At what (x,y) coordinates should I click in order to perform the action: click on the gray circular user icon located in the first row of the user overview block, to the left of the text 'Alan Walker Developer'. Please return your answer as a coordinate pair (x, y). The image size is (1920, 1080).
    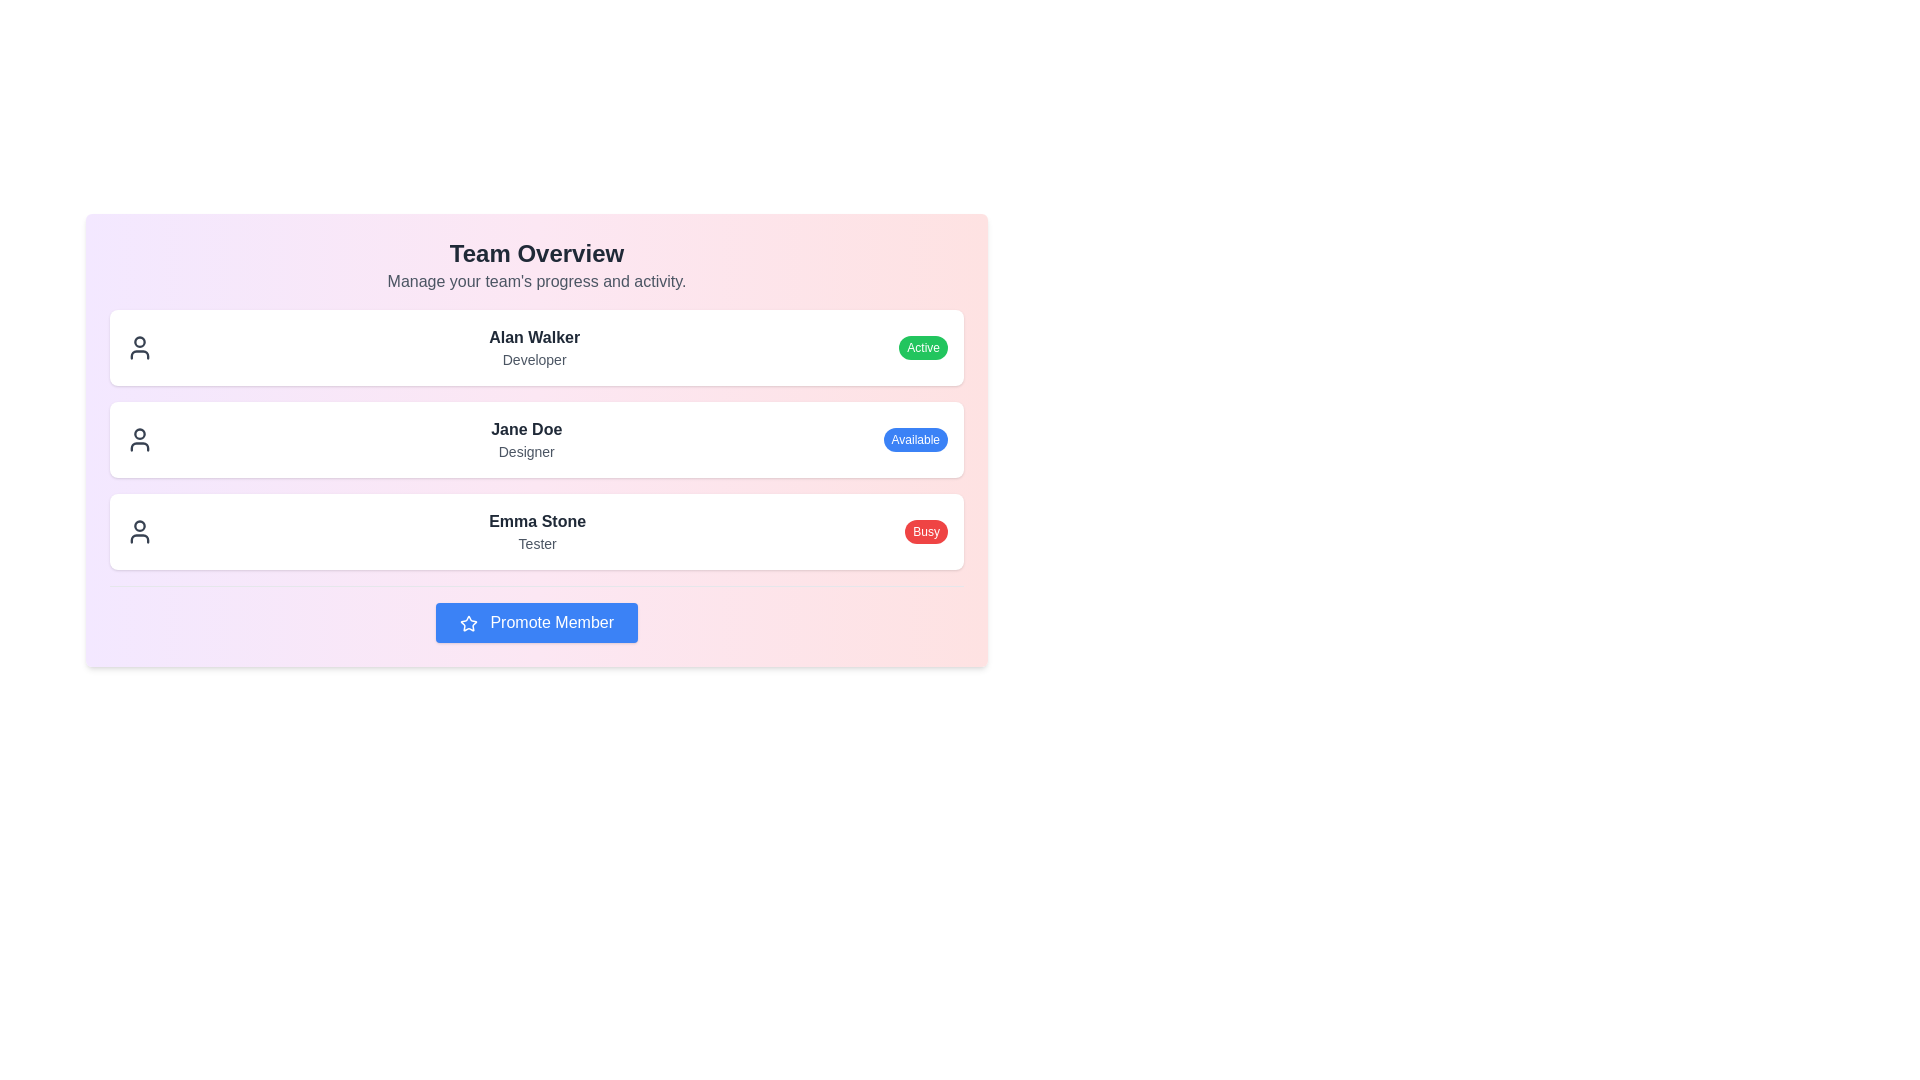
    Looking at the image, I should click on (138, 346).